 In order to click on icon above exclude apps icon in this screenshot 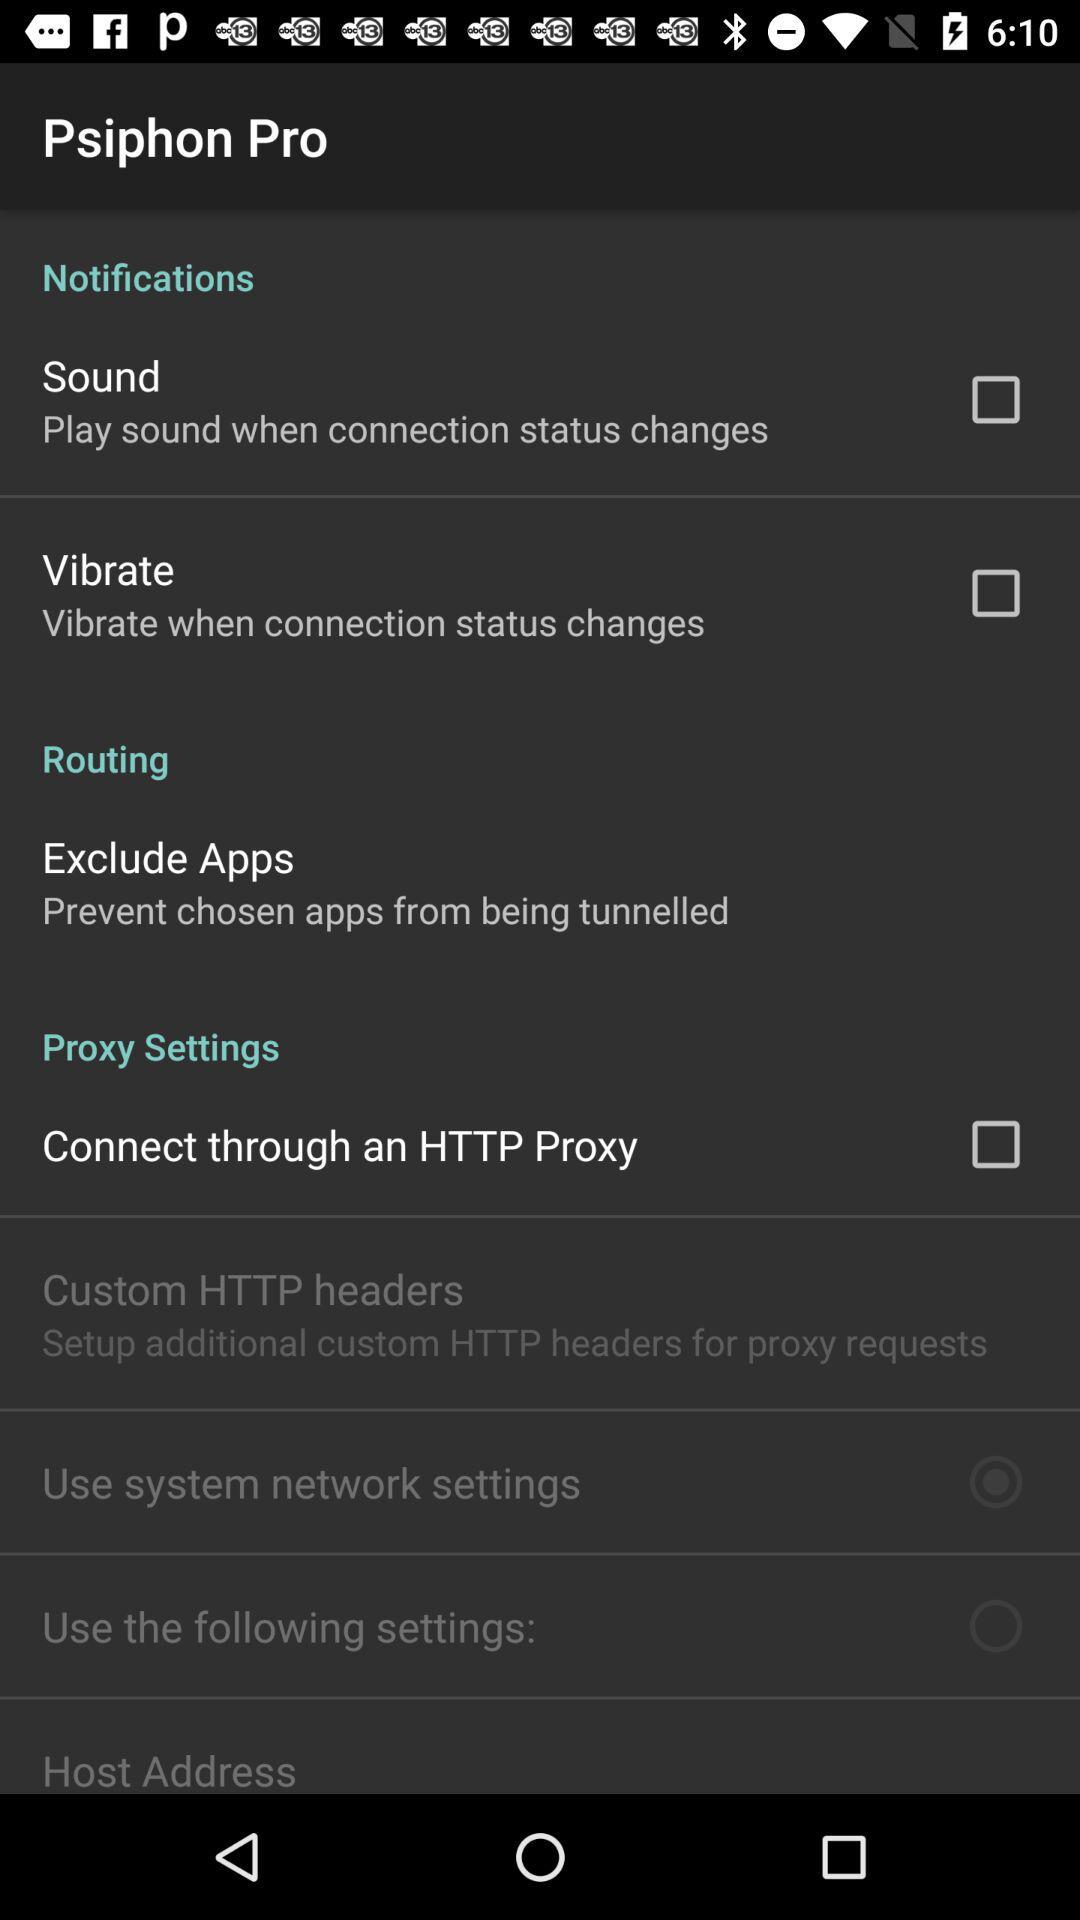, I will do `click(540, 736)`.